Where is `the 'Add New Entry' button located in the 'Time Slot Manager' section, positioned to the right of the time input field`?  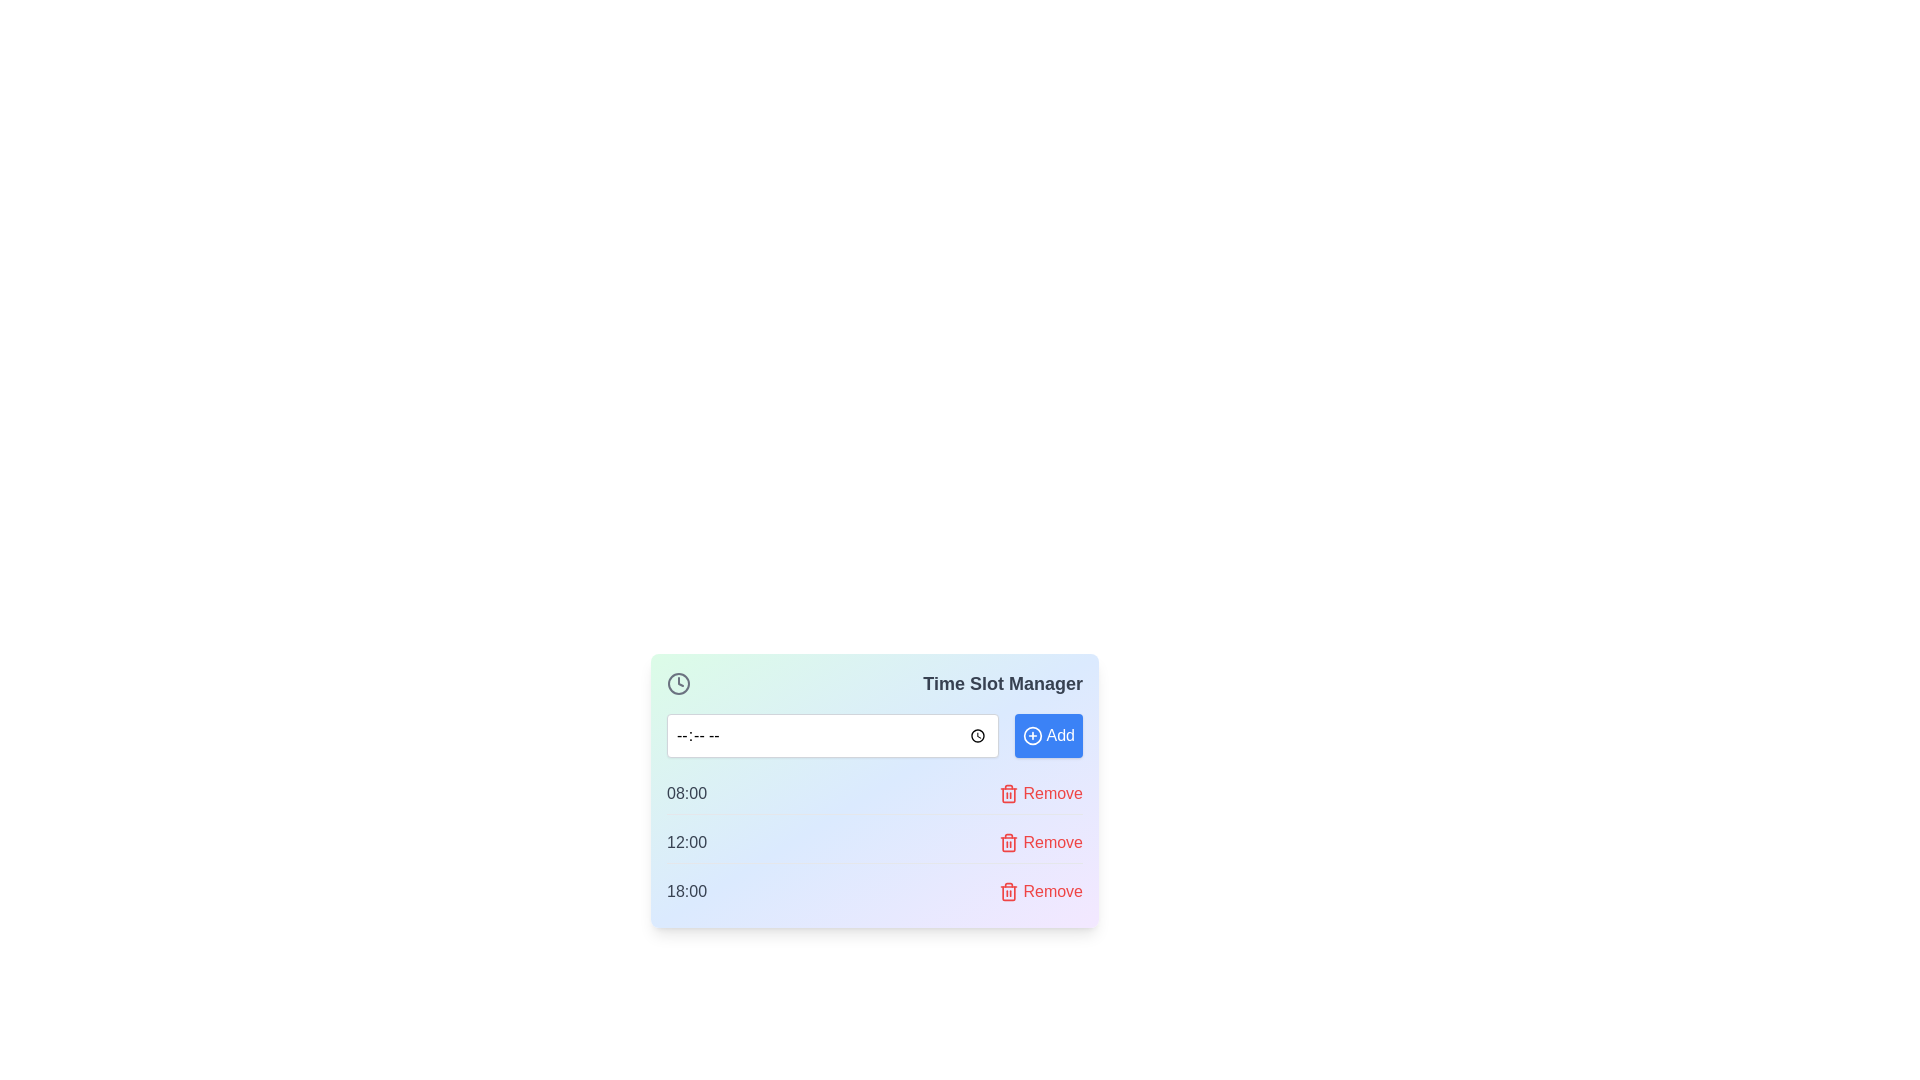
the 'Add New Entry' button located in the 'Time Slot Manager' section, positioned to the right of the time input field is located at coordinates (1047, 736).